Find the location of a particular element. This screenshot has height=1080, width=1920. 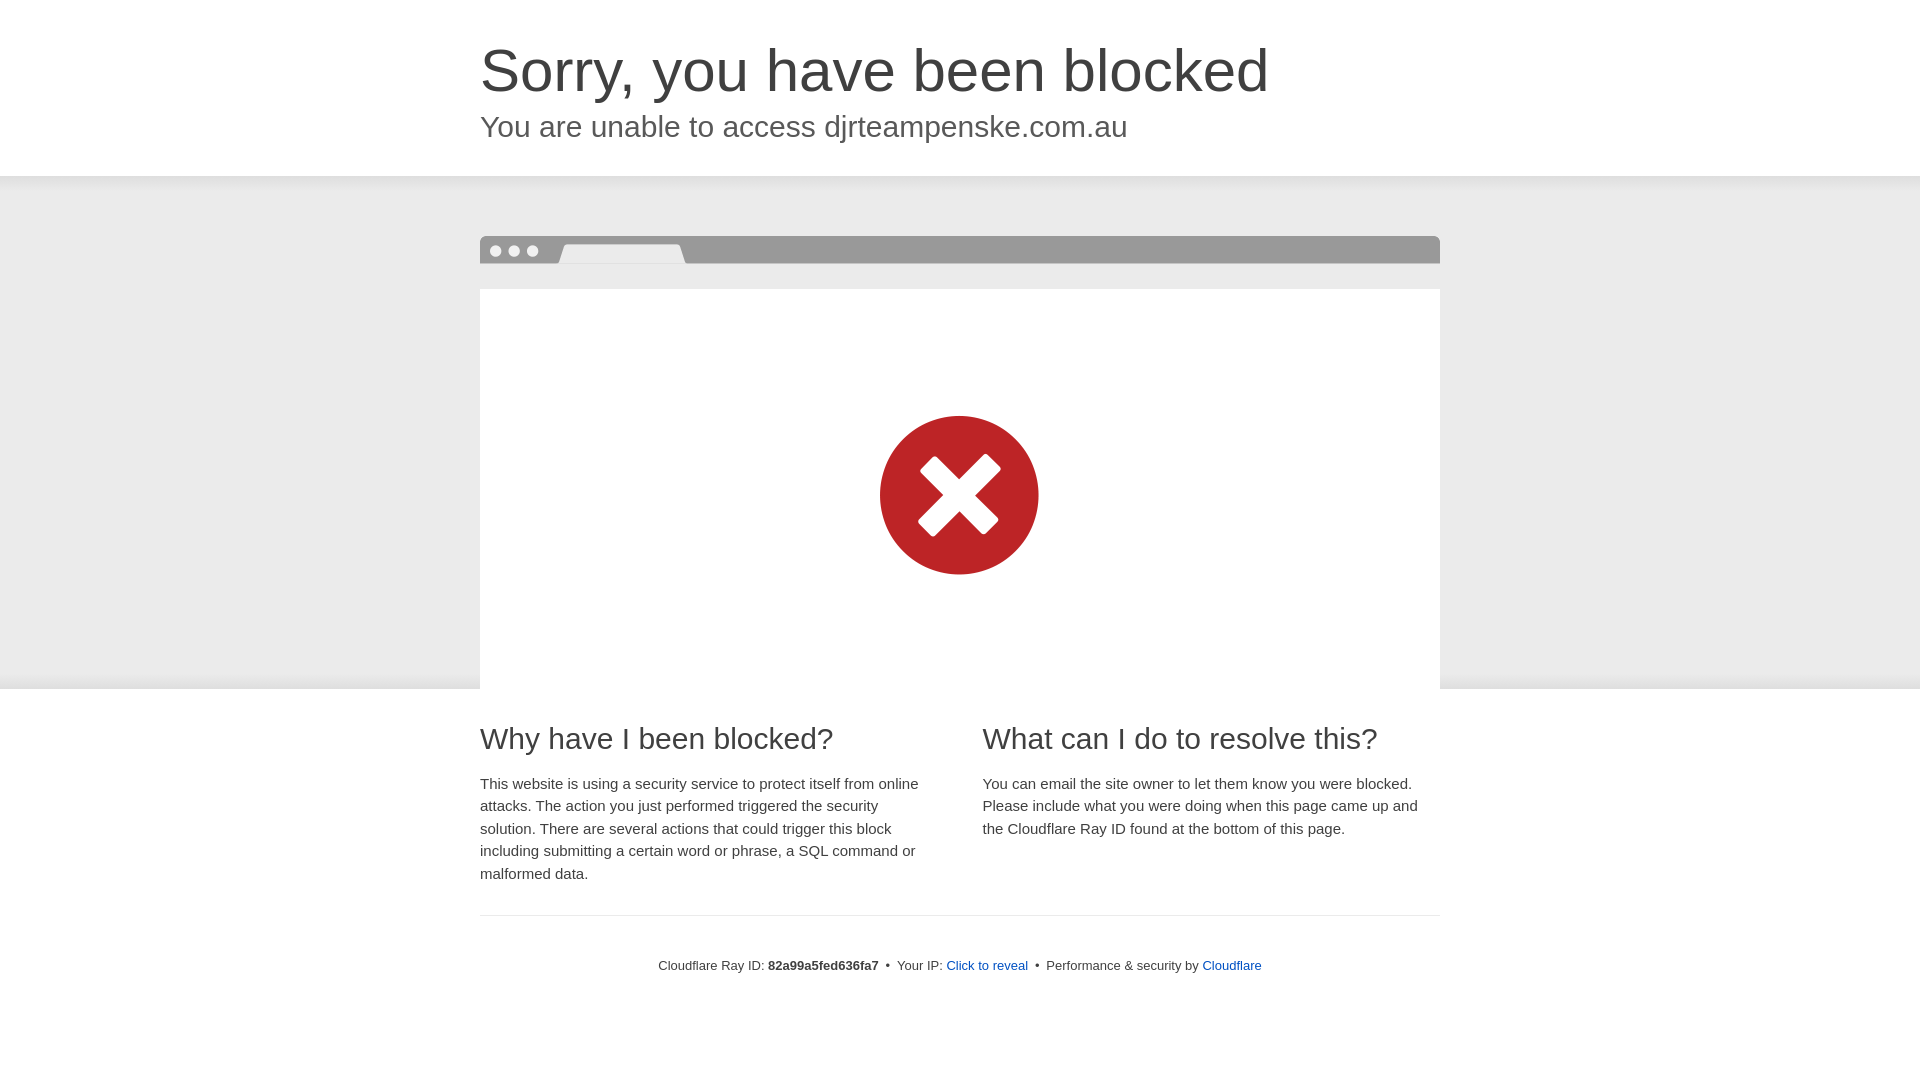

'Cloudflare' is located at coordinates (1200, 964).